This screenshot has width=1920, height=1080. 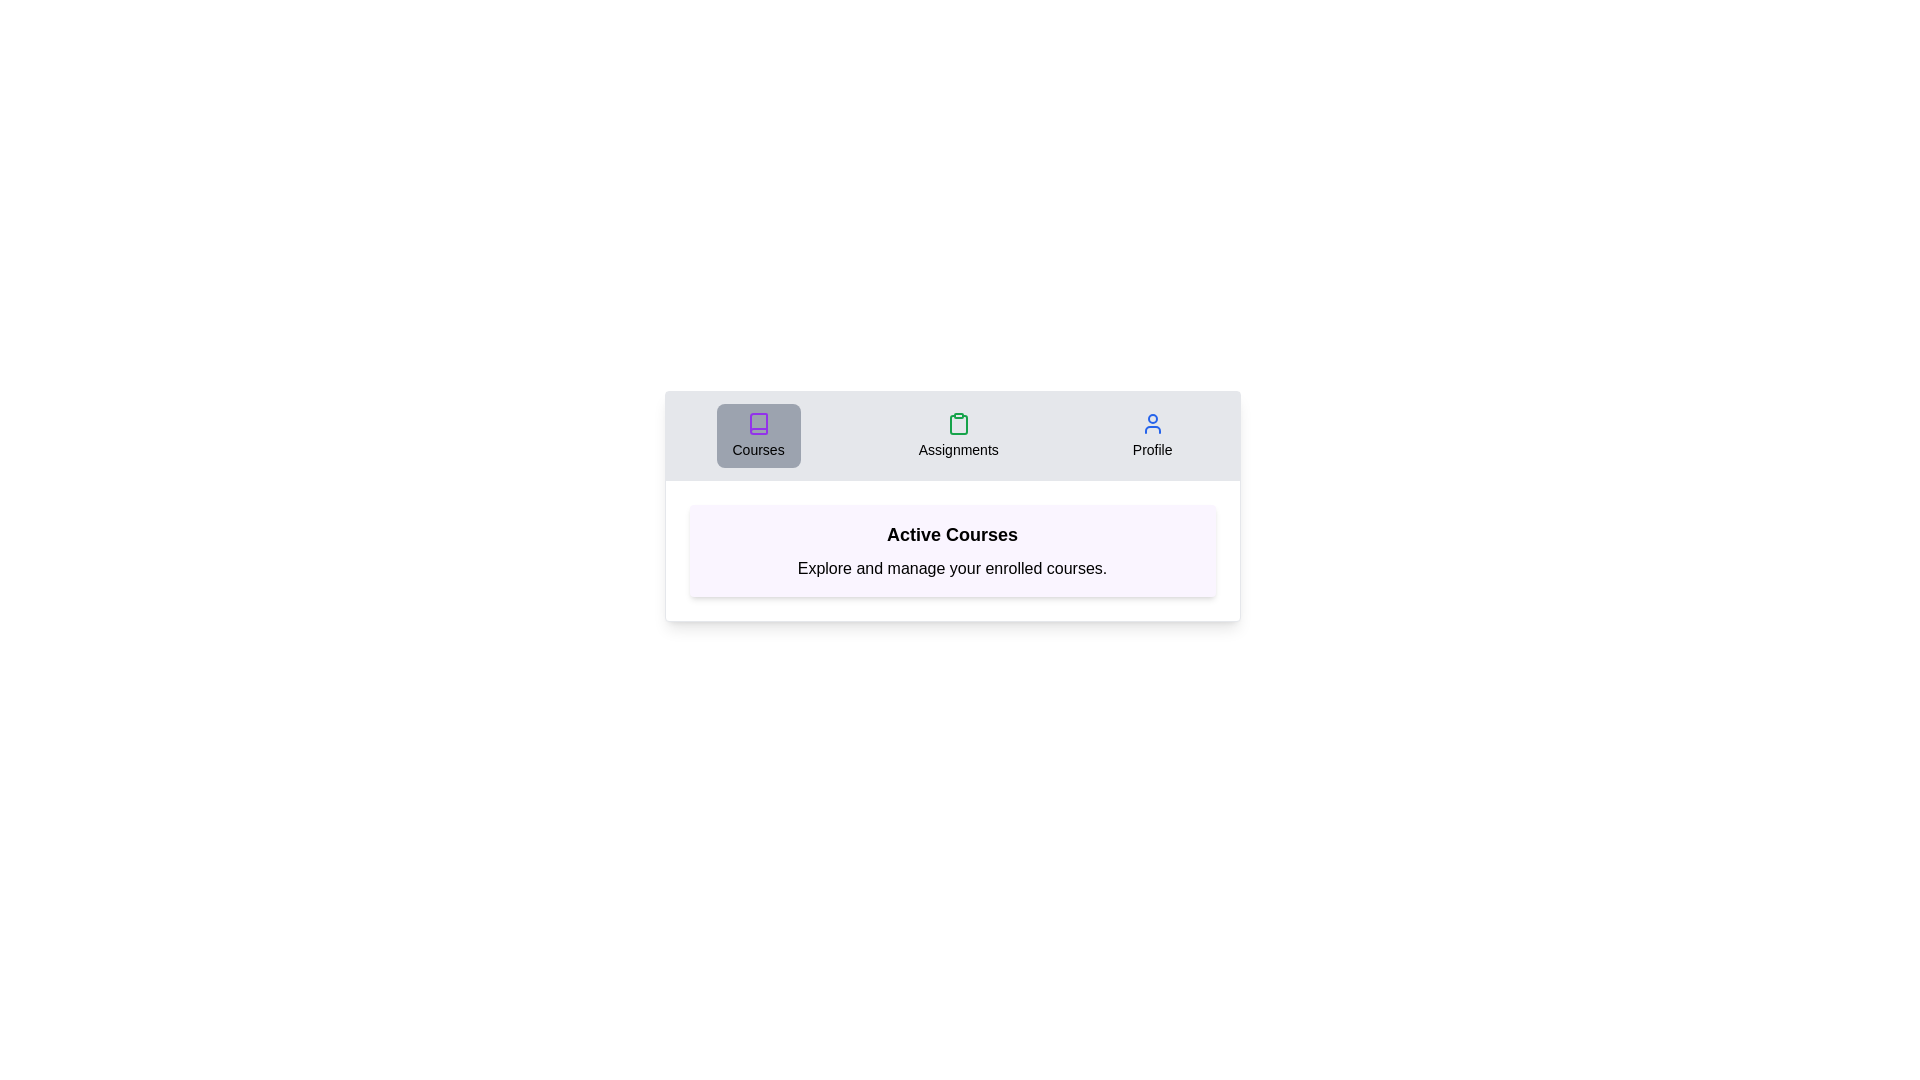 What do you see at coordinates (957, 434) in the screenshot?
I see `the Assignments tab to view its content` at bounding box center [957, 434].